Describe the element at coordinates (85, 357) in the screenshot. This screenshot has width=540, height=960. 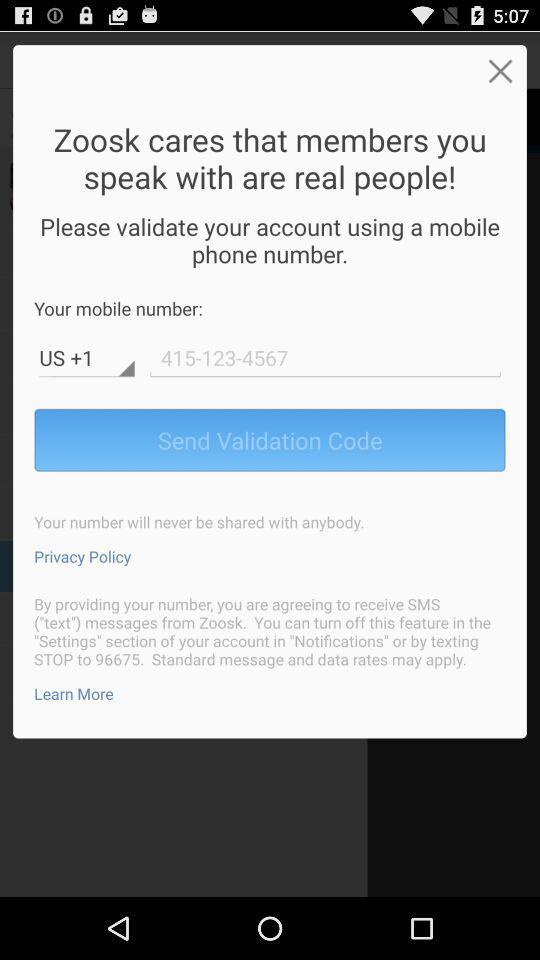
I see `the country code text field below your mobile number` at that location.